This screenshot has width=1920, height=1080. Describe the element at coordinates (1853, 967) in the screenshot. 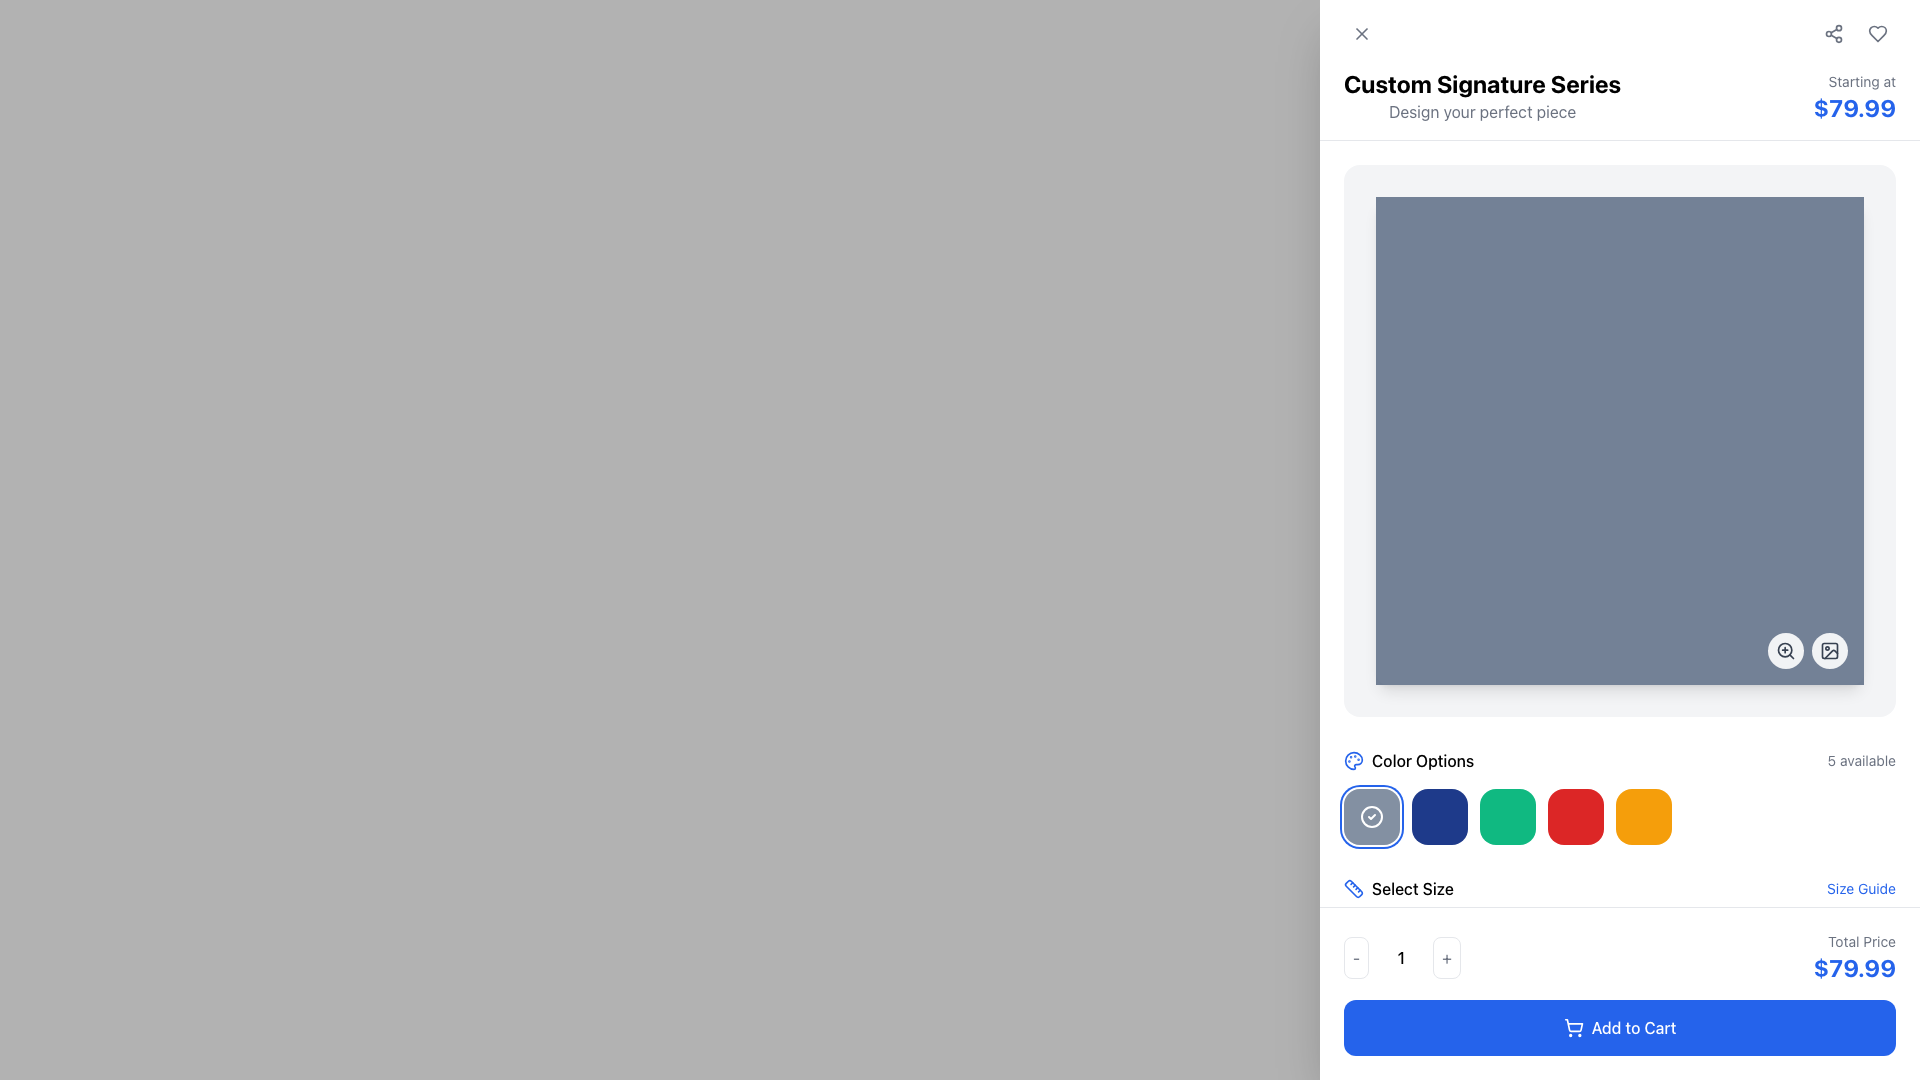

I see `the text element displaying the price '$79.99' located at the bottom-right corner of the interface under the 'Total Price' label to highlight its content` at that location.